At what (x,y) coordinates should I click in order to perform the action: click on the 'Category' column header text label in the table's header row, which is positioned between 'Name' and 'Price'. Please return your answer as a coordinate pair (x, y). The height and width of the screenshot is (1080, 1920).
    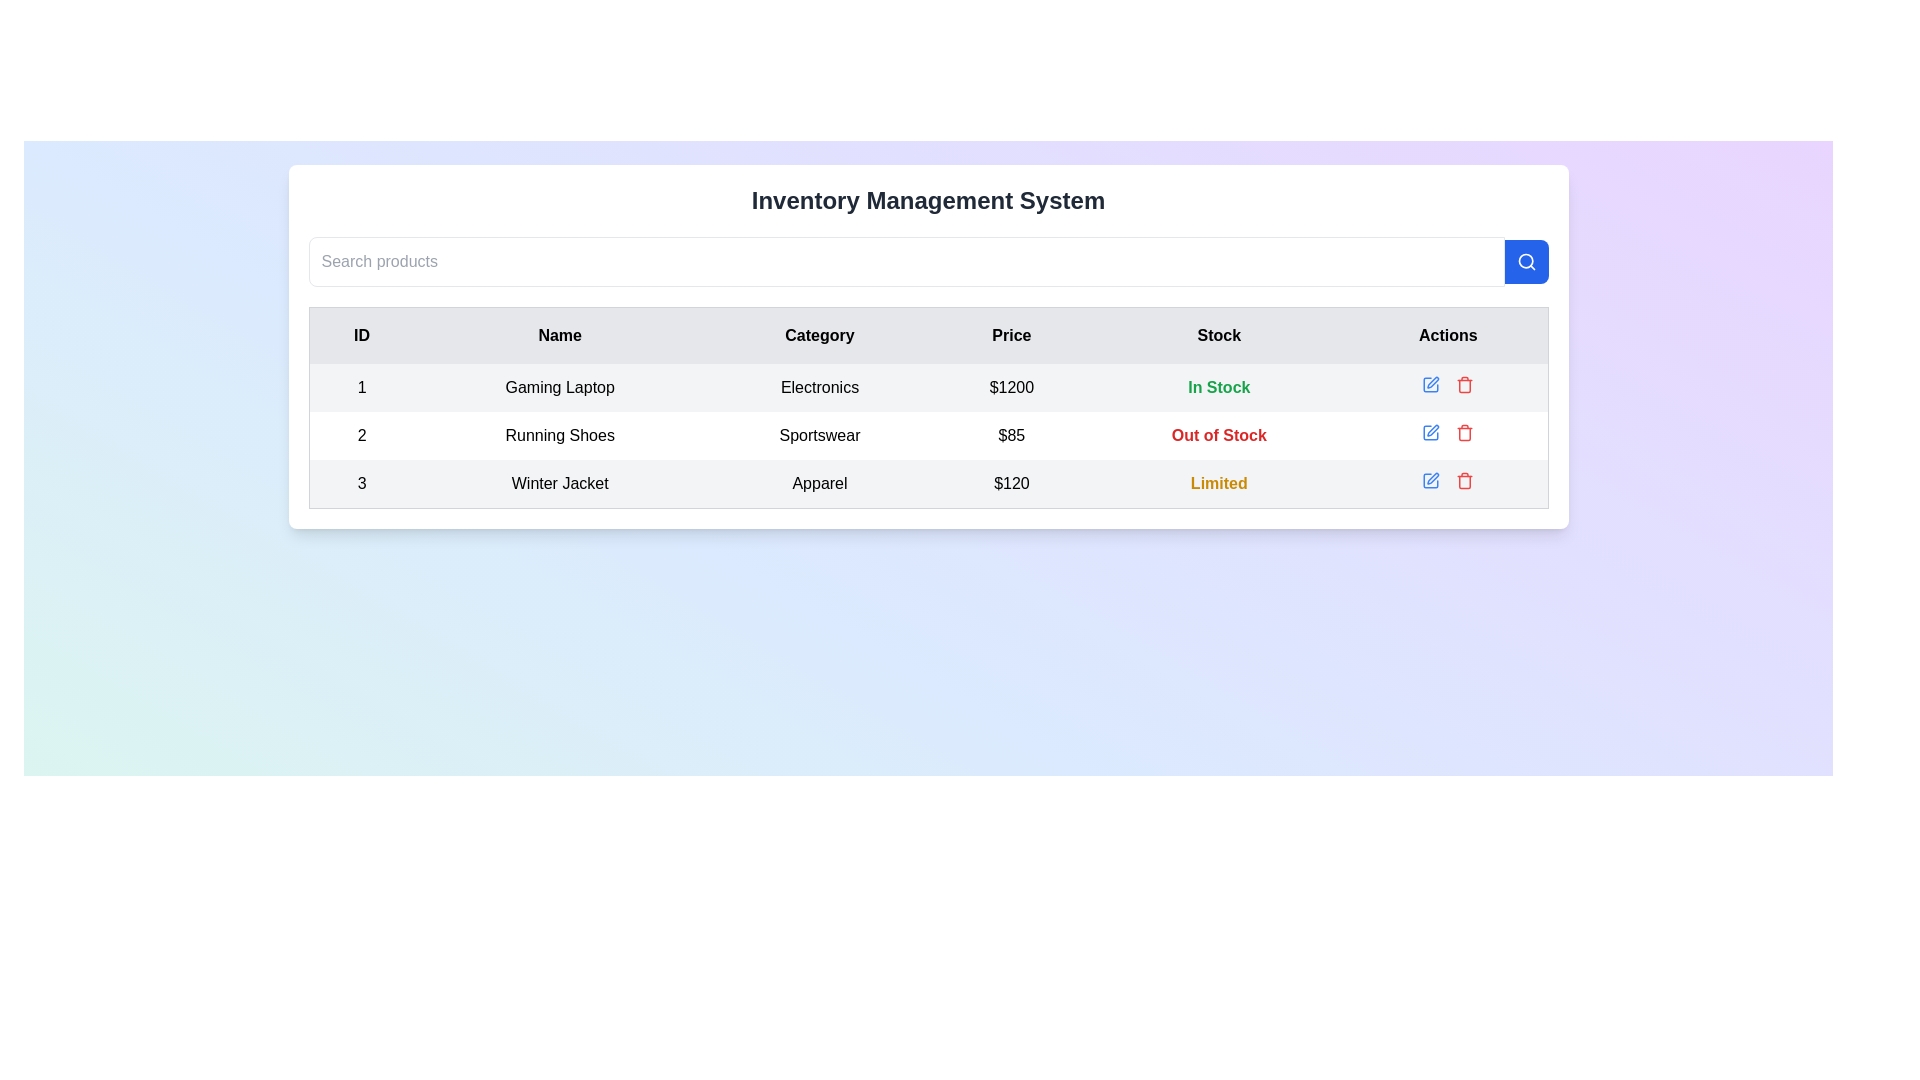
    Looking at the image, I should click on (820, 334).